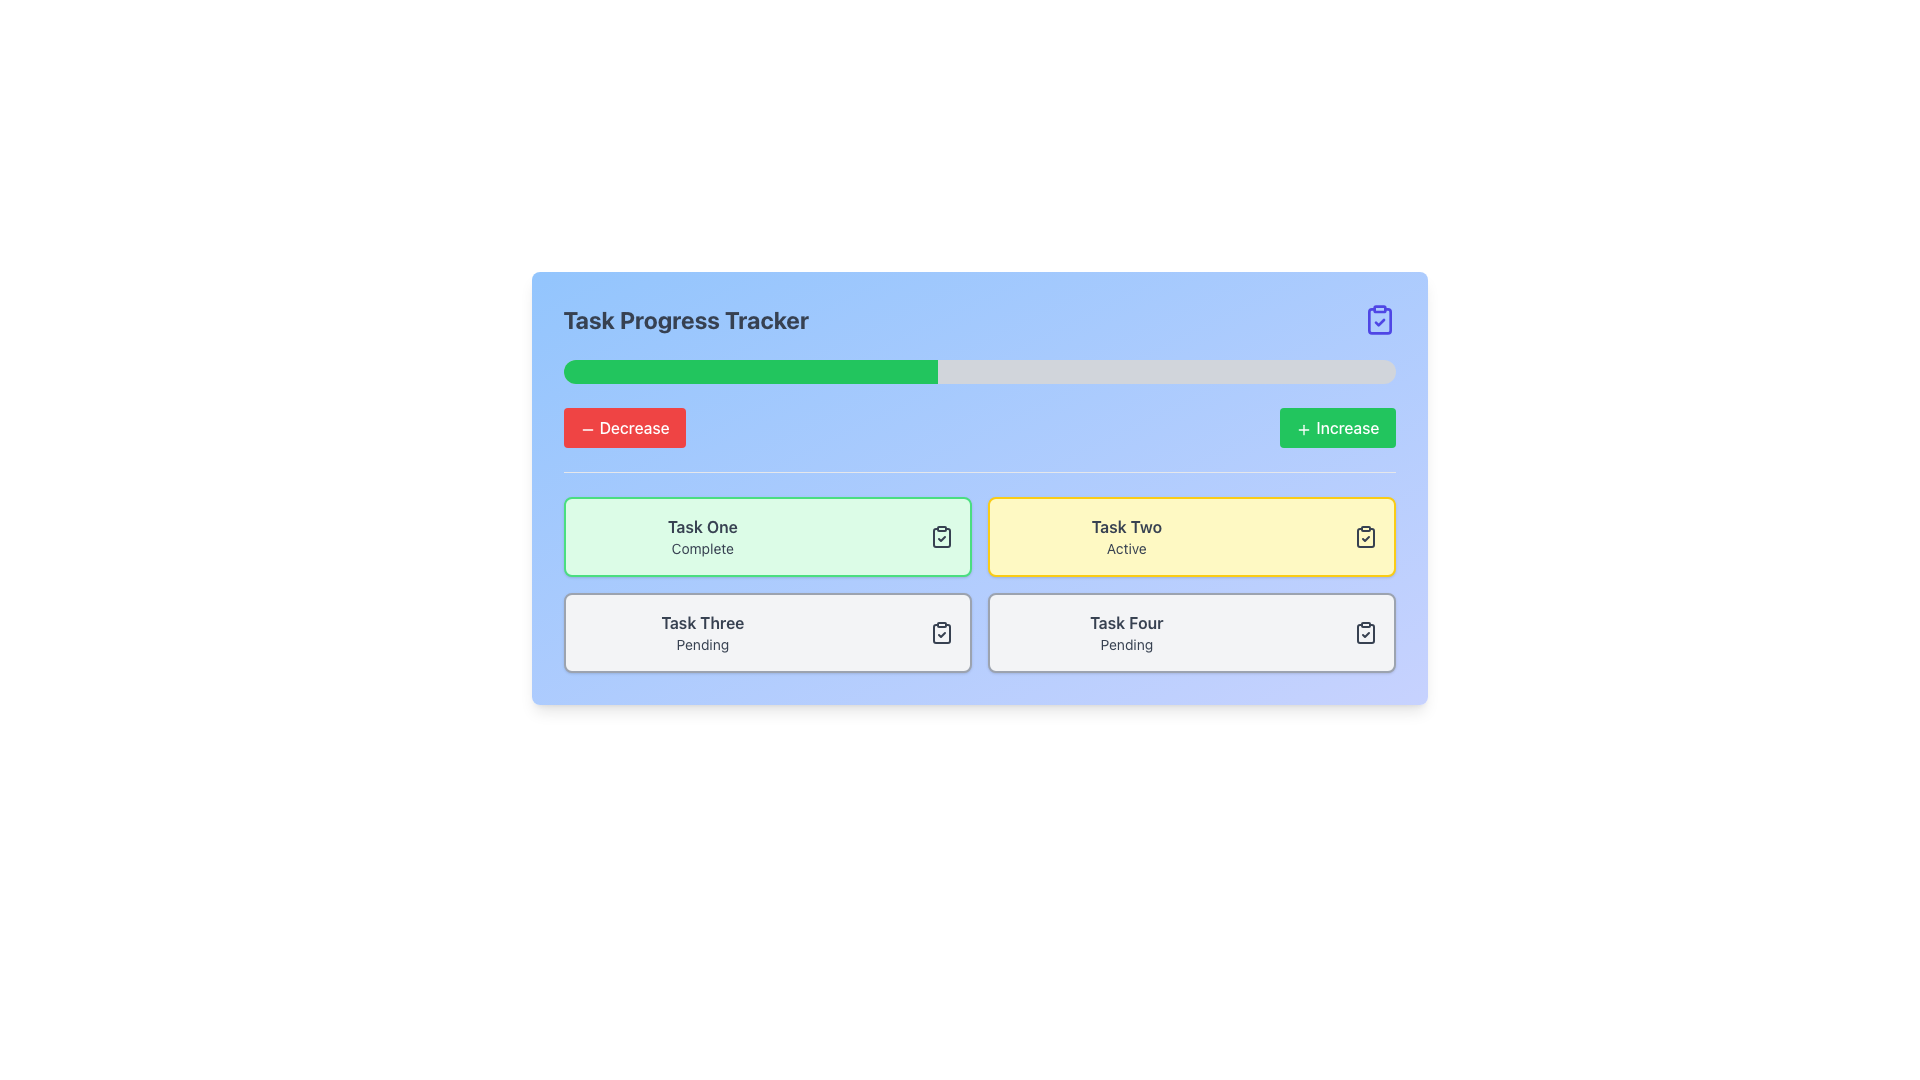  I want to click on the green button labeled 'Increase' which has rounded corners and a plus icon, to observe its hover effects, so click(1337, 427).